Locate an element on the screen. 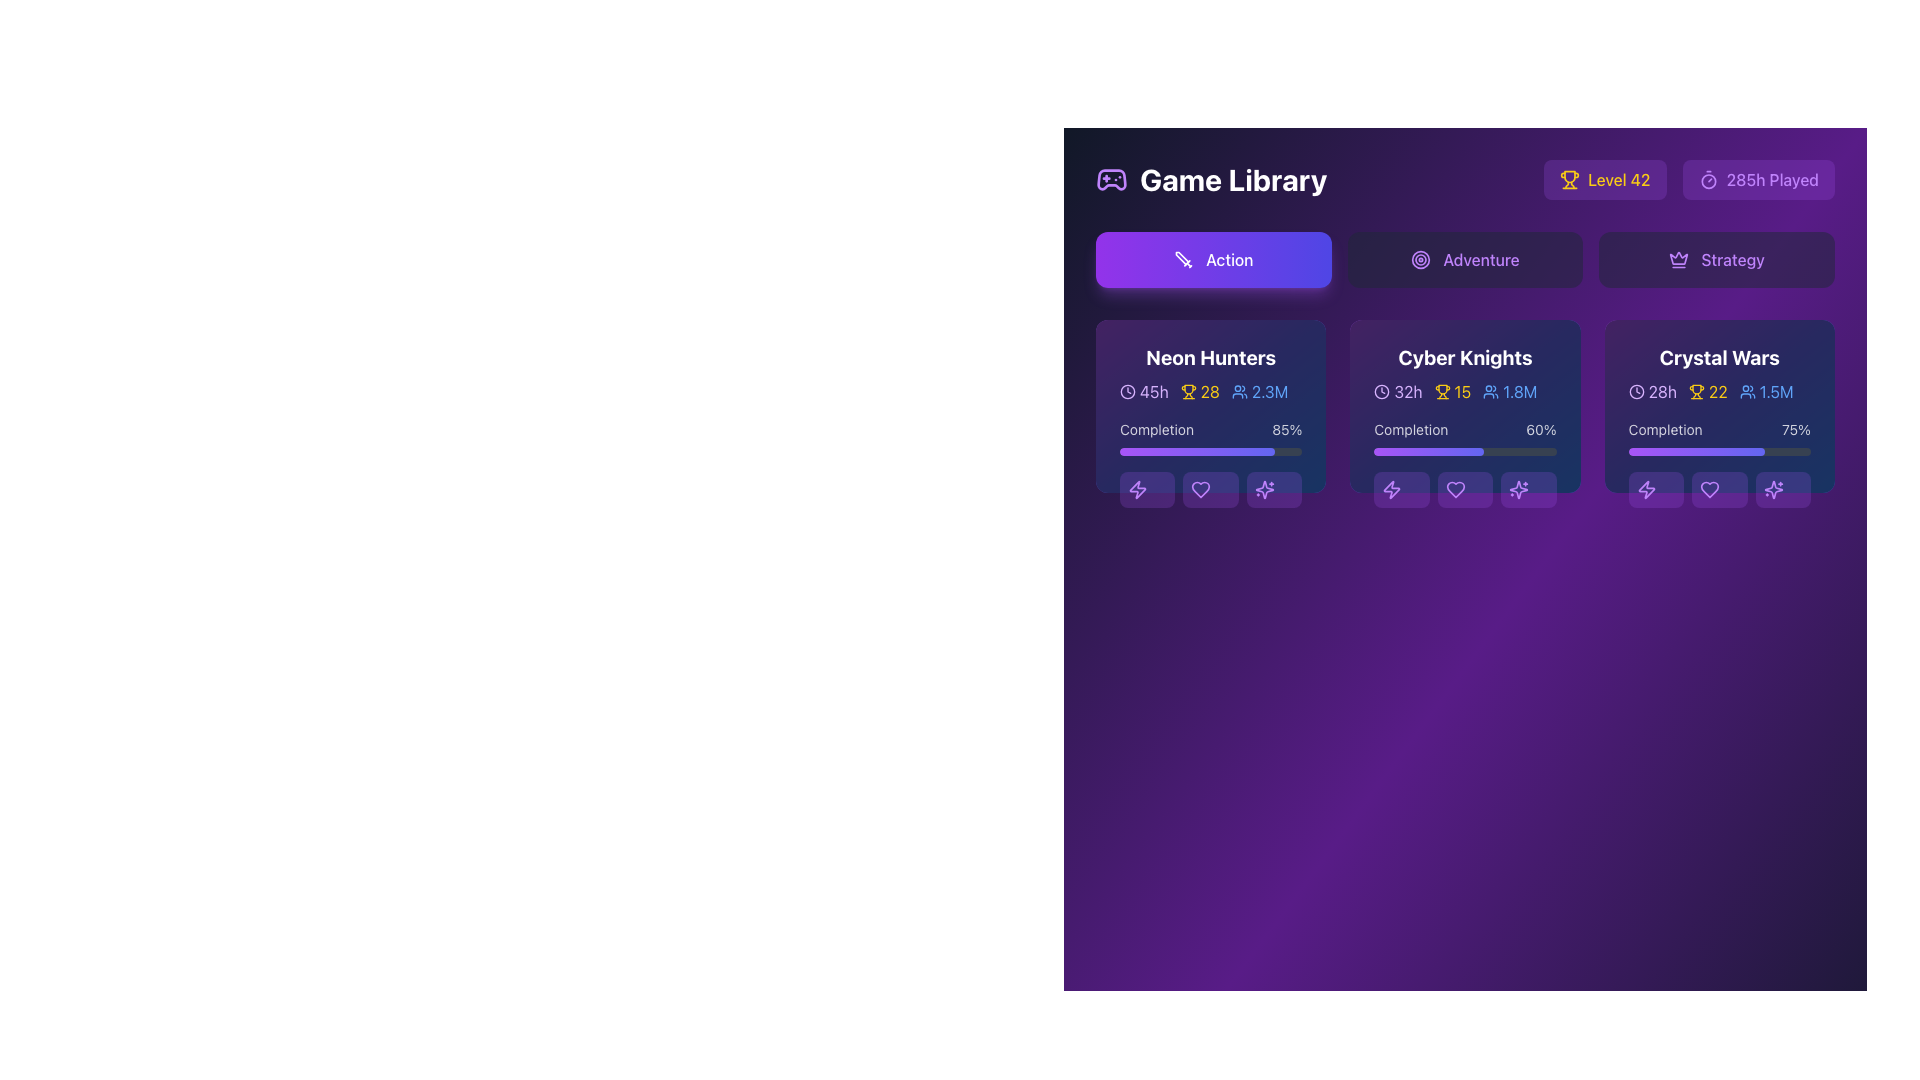 The image size is (1920, 1080). the sparkle-designed icon located in the bottom row of the 'Neon Hunters' game card, which is the rightmost button next to the heart-shaped icon is located at coordinates (1263, 489).